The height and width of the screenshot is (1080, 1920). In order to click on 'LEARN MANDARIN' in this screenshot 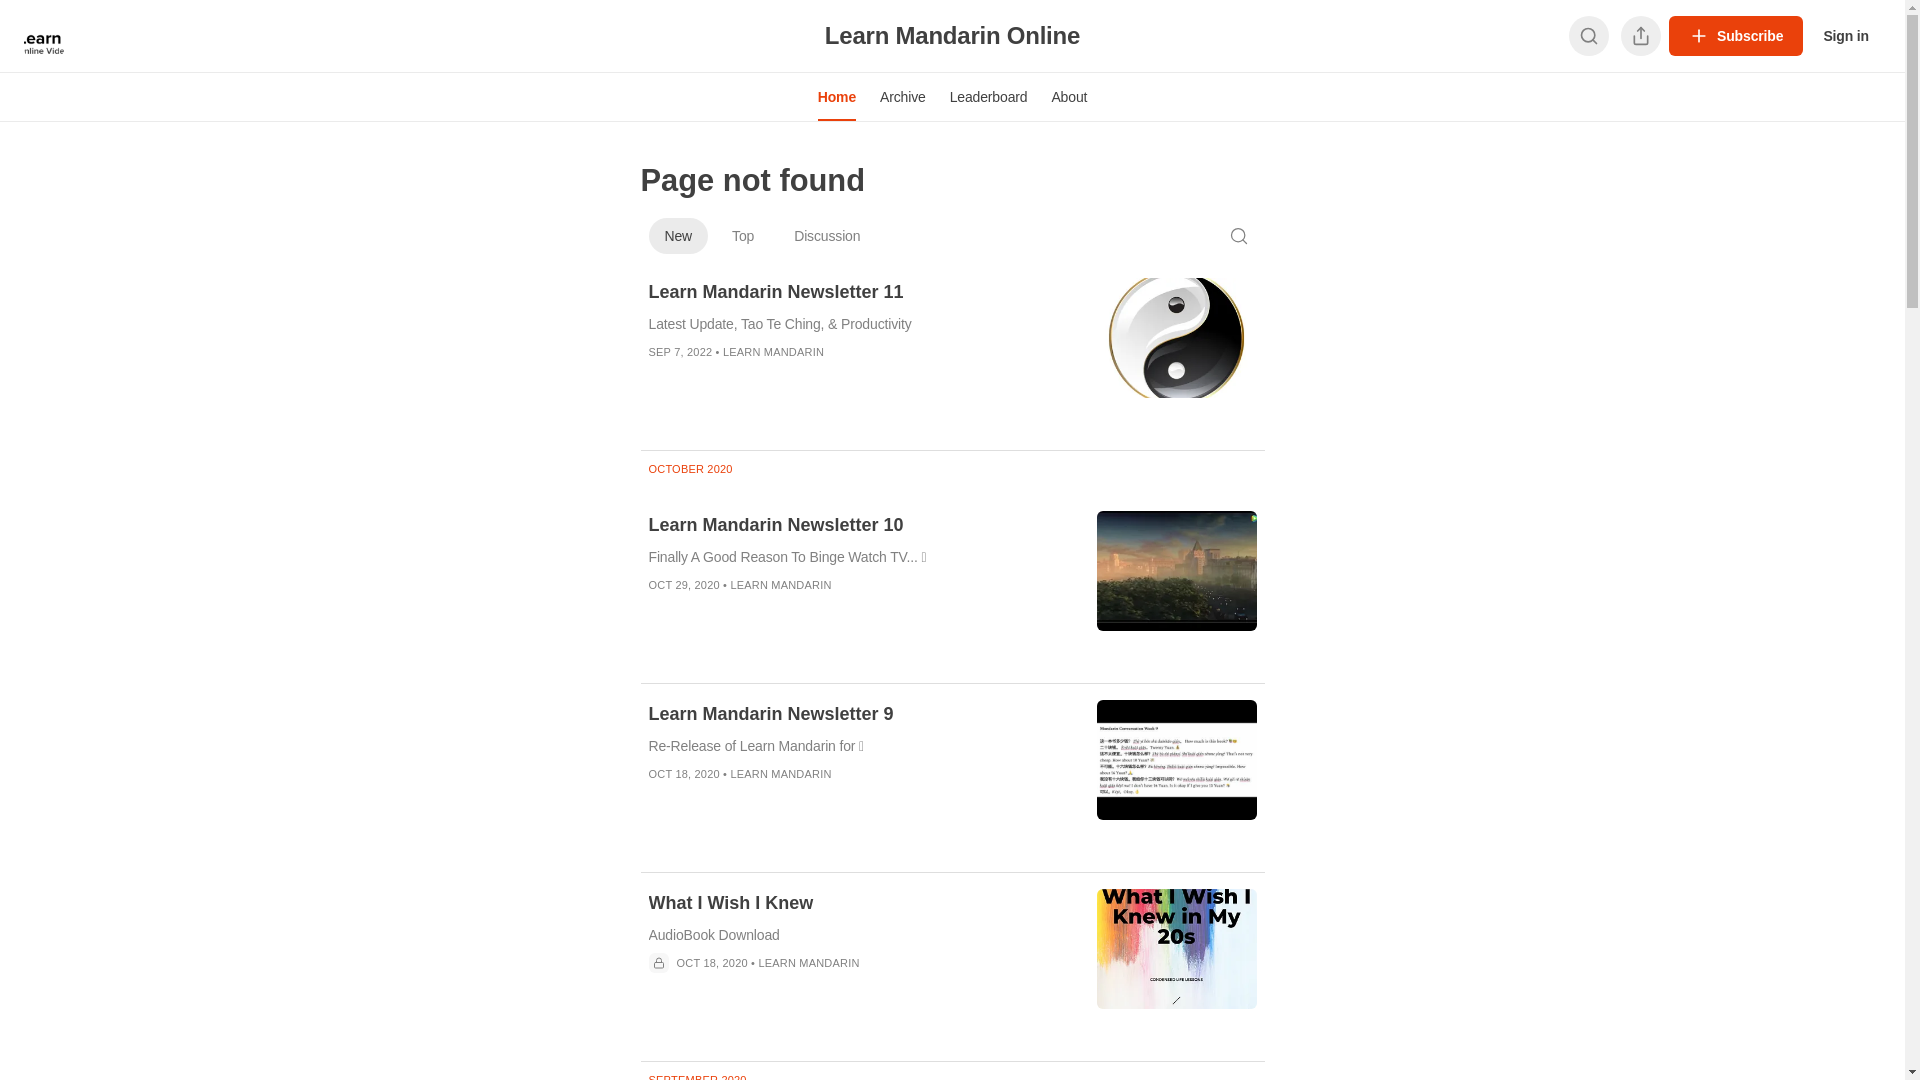, I will do `click(772, 350)`.